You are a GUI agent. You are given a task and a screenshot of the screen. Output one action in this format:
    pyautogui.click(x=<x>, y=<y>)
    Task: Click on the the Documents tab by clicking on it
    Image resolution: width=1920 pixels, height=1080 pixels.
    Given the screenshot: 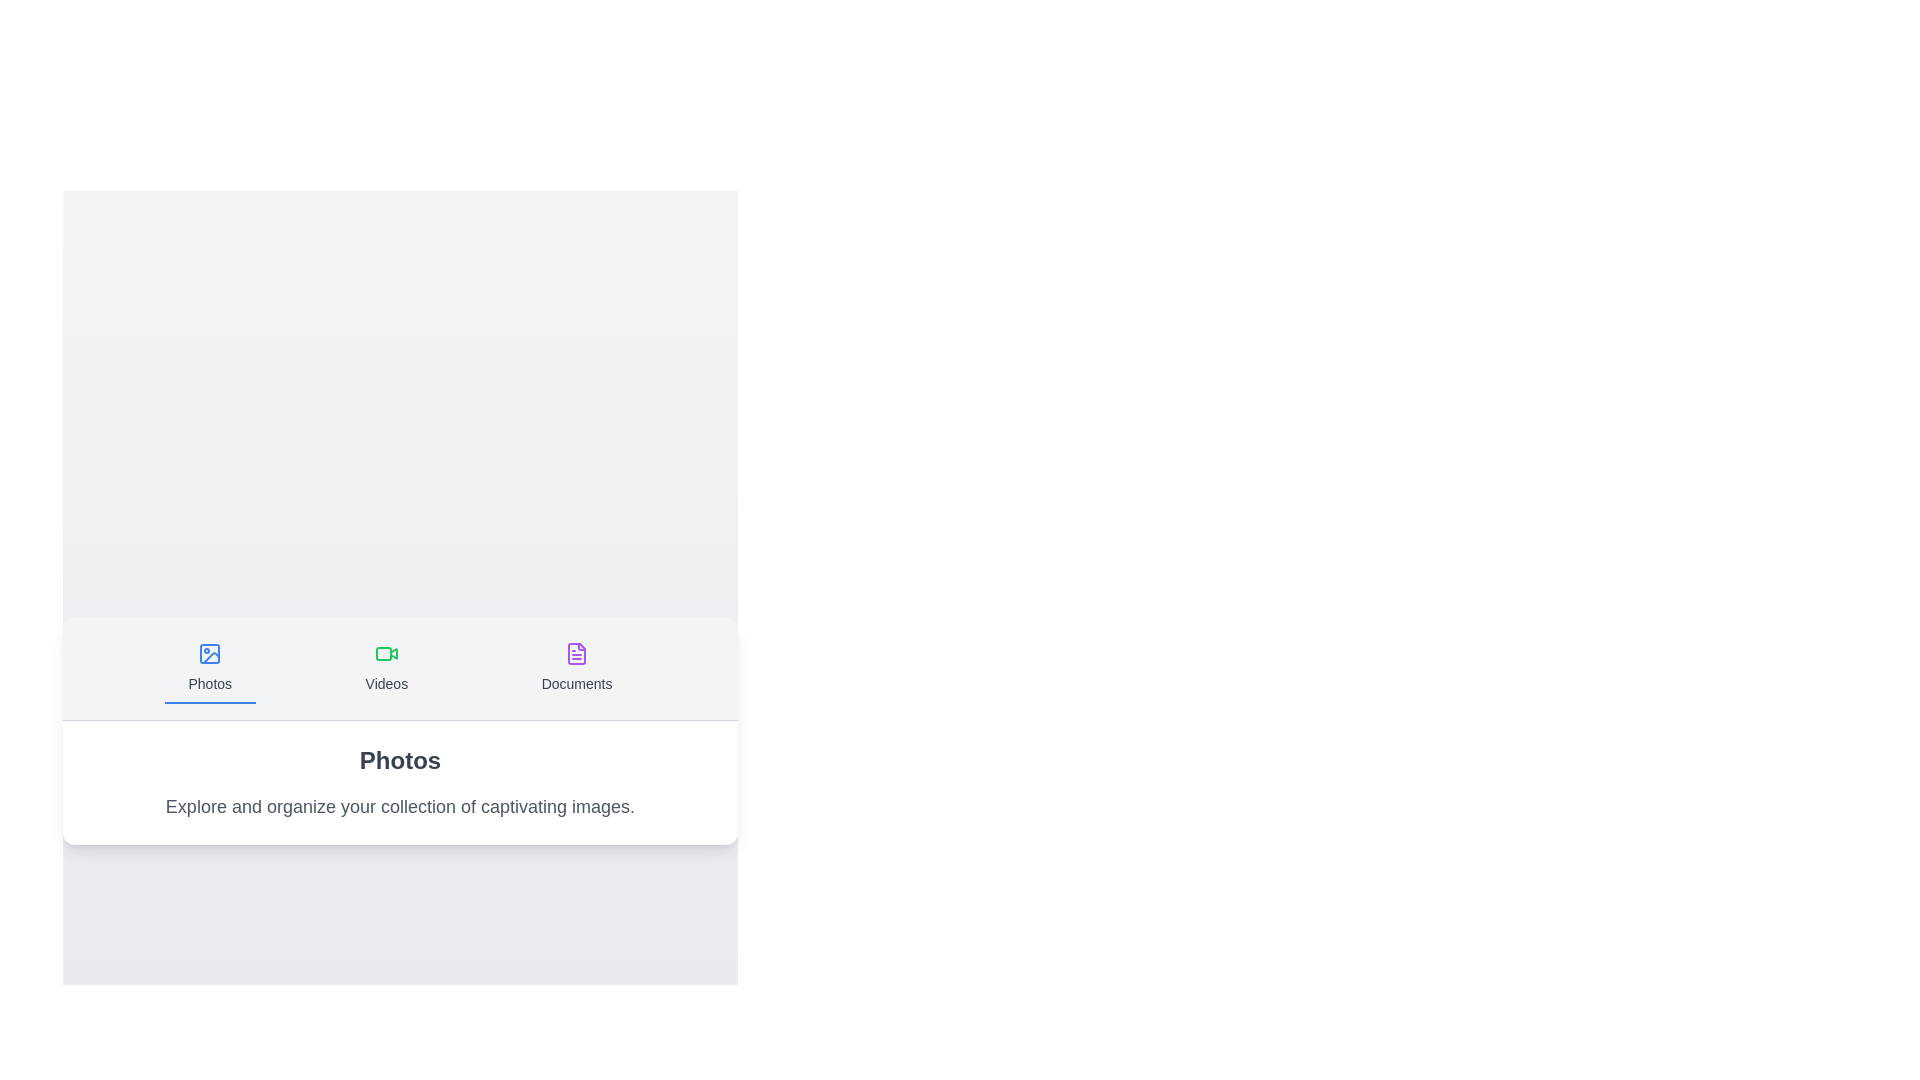 What is the action you would take?
    pyautogui.click(x=575, y=667)
    